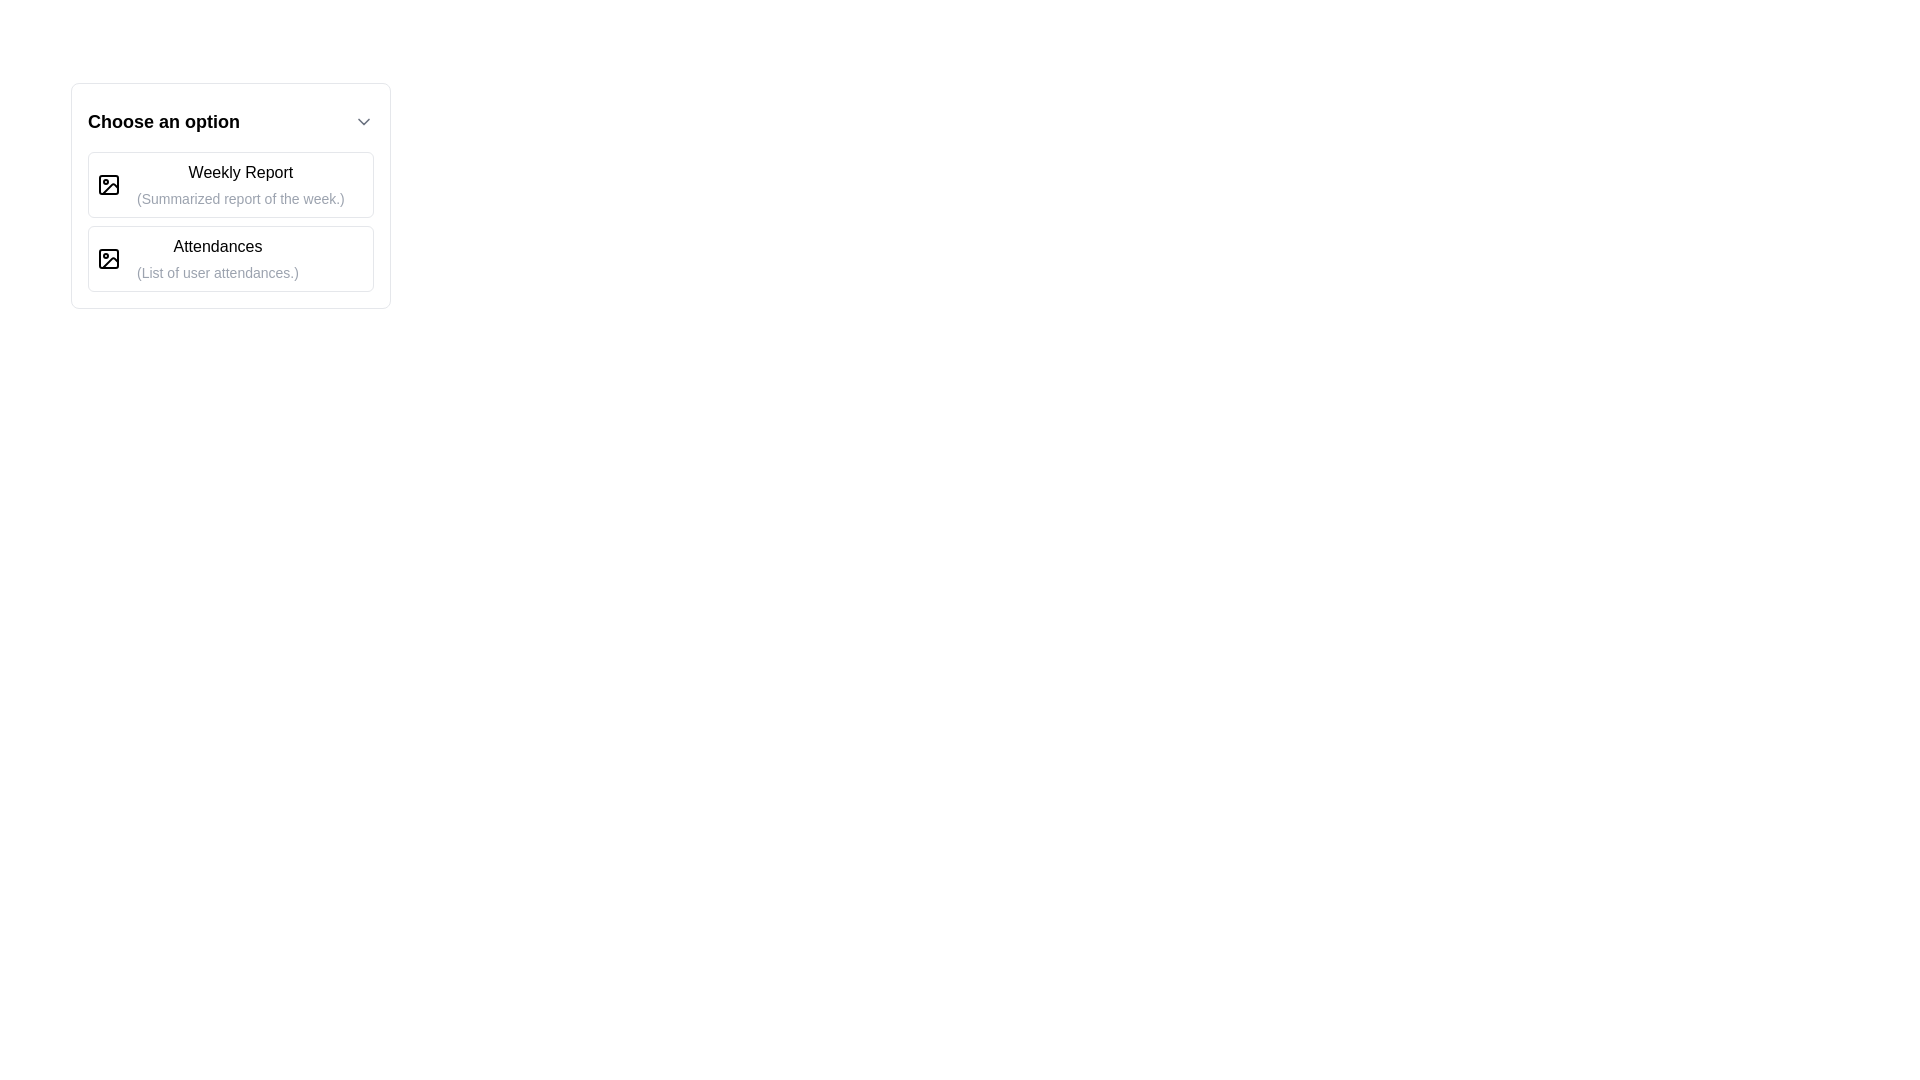  I want to click on the text label containing the content '(Summarized report of the week.)', which is styled in light gray and positioned below the 'Weekly Report' title, so click(240, 199).